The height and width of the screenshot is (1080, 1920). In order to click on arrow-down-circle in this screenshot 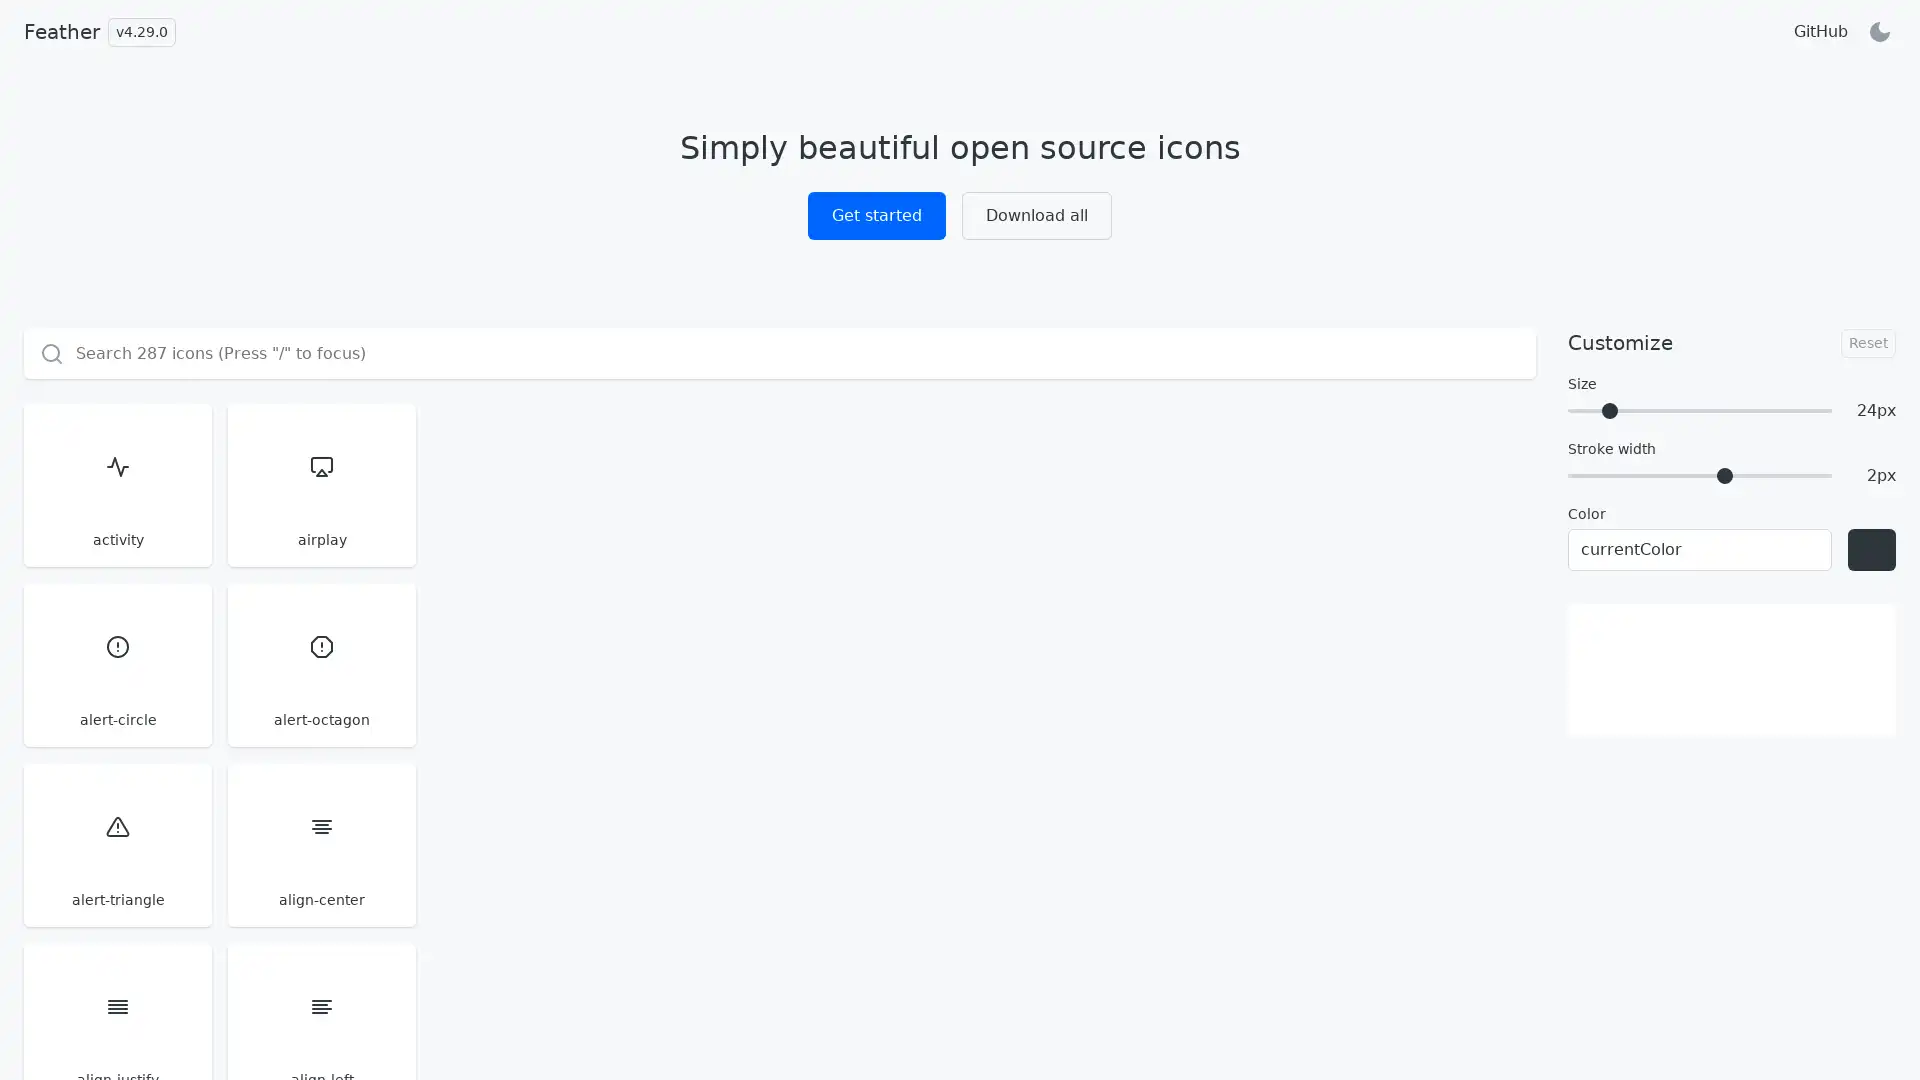, I will do `click(608, 664)`.